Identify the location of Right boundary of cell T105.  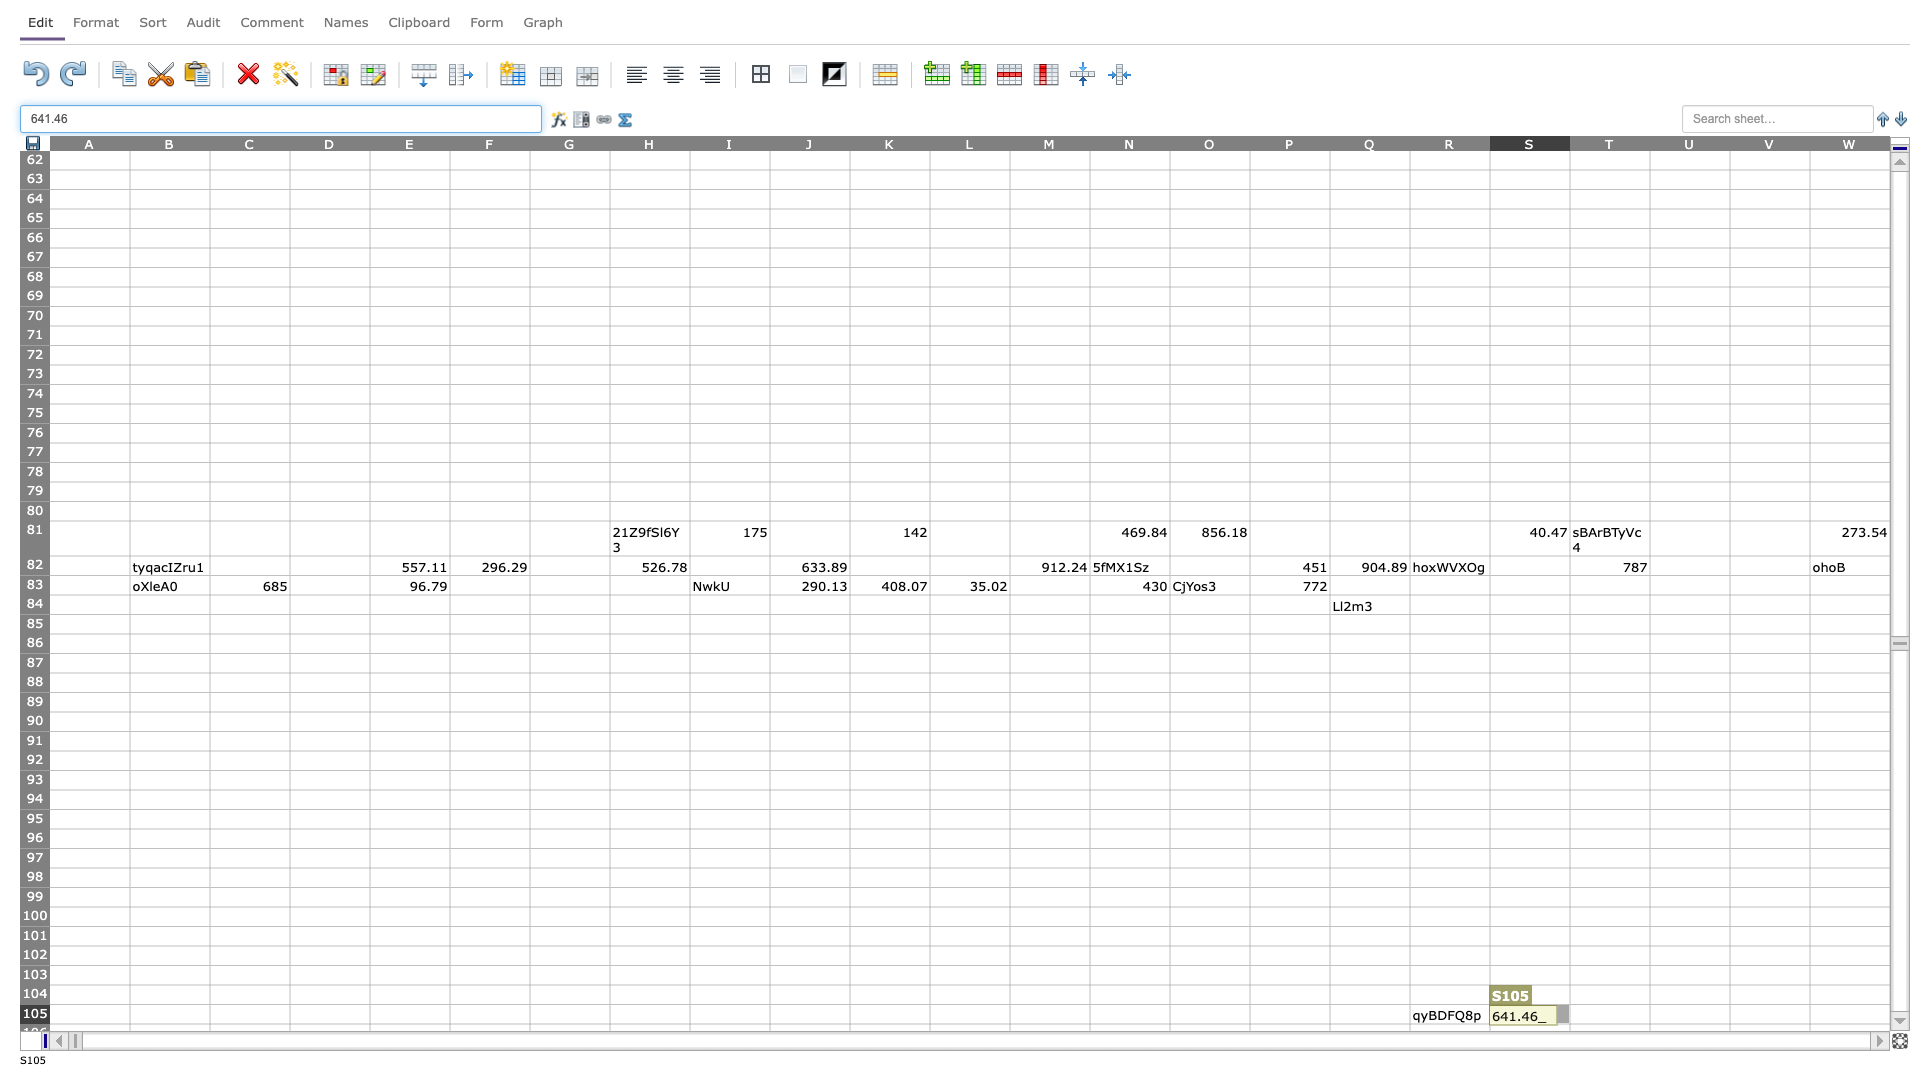
(1650, 1014).